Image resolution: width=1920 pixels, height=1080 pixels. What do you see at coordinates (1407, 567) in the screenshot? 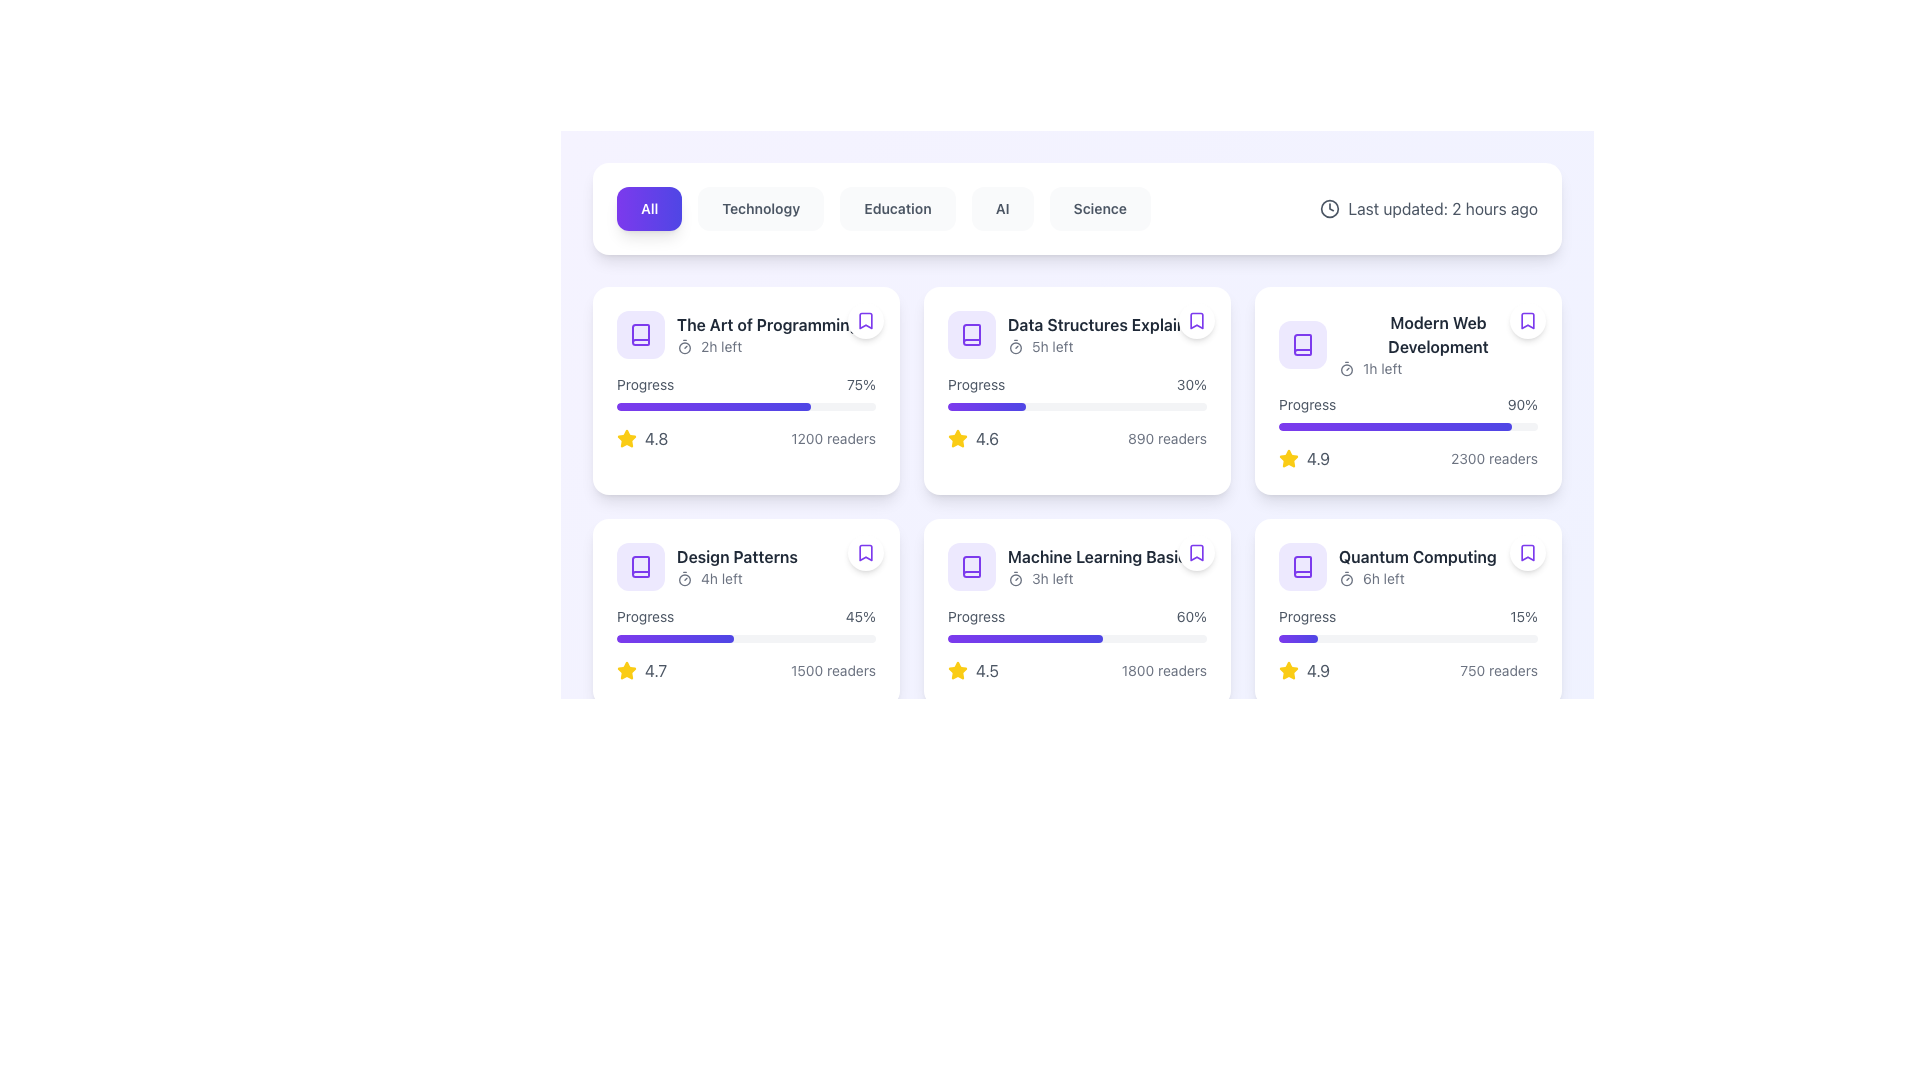
I see `the header text 'Quantum Computing' located in the bottom-right area of the card` at bounding box center [1407, 567].